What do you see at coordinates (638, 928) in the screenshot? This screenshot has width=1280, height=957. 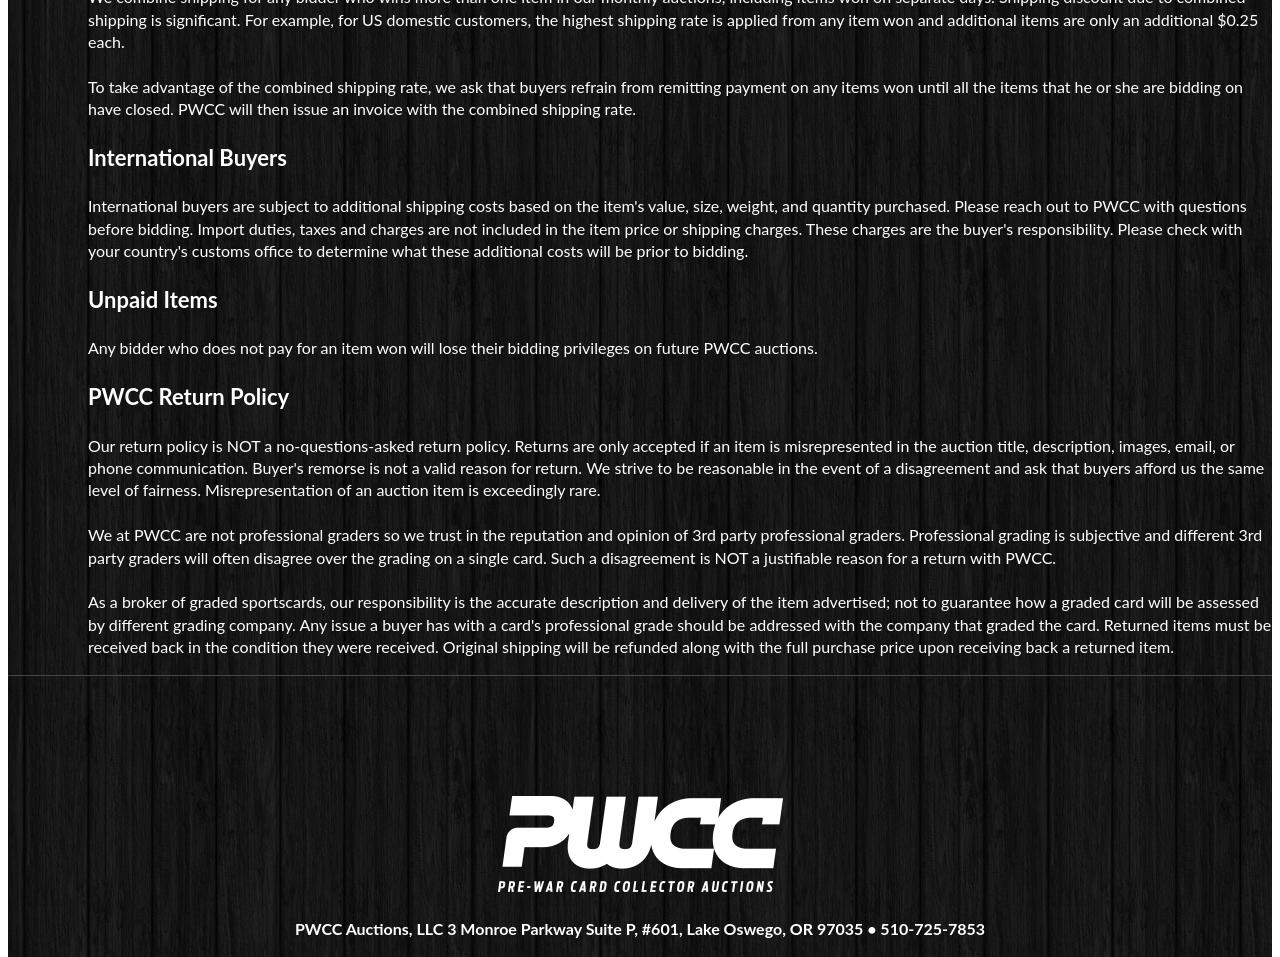 I see `'PWCC Auctions, LLC 3 Monroe Parkway Suite P, #601, Lake Oswego, OR 97035 • 510-725-7853'` at bounding box center [638, 928].